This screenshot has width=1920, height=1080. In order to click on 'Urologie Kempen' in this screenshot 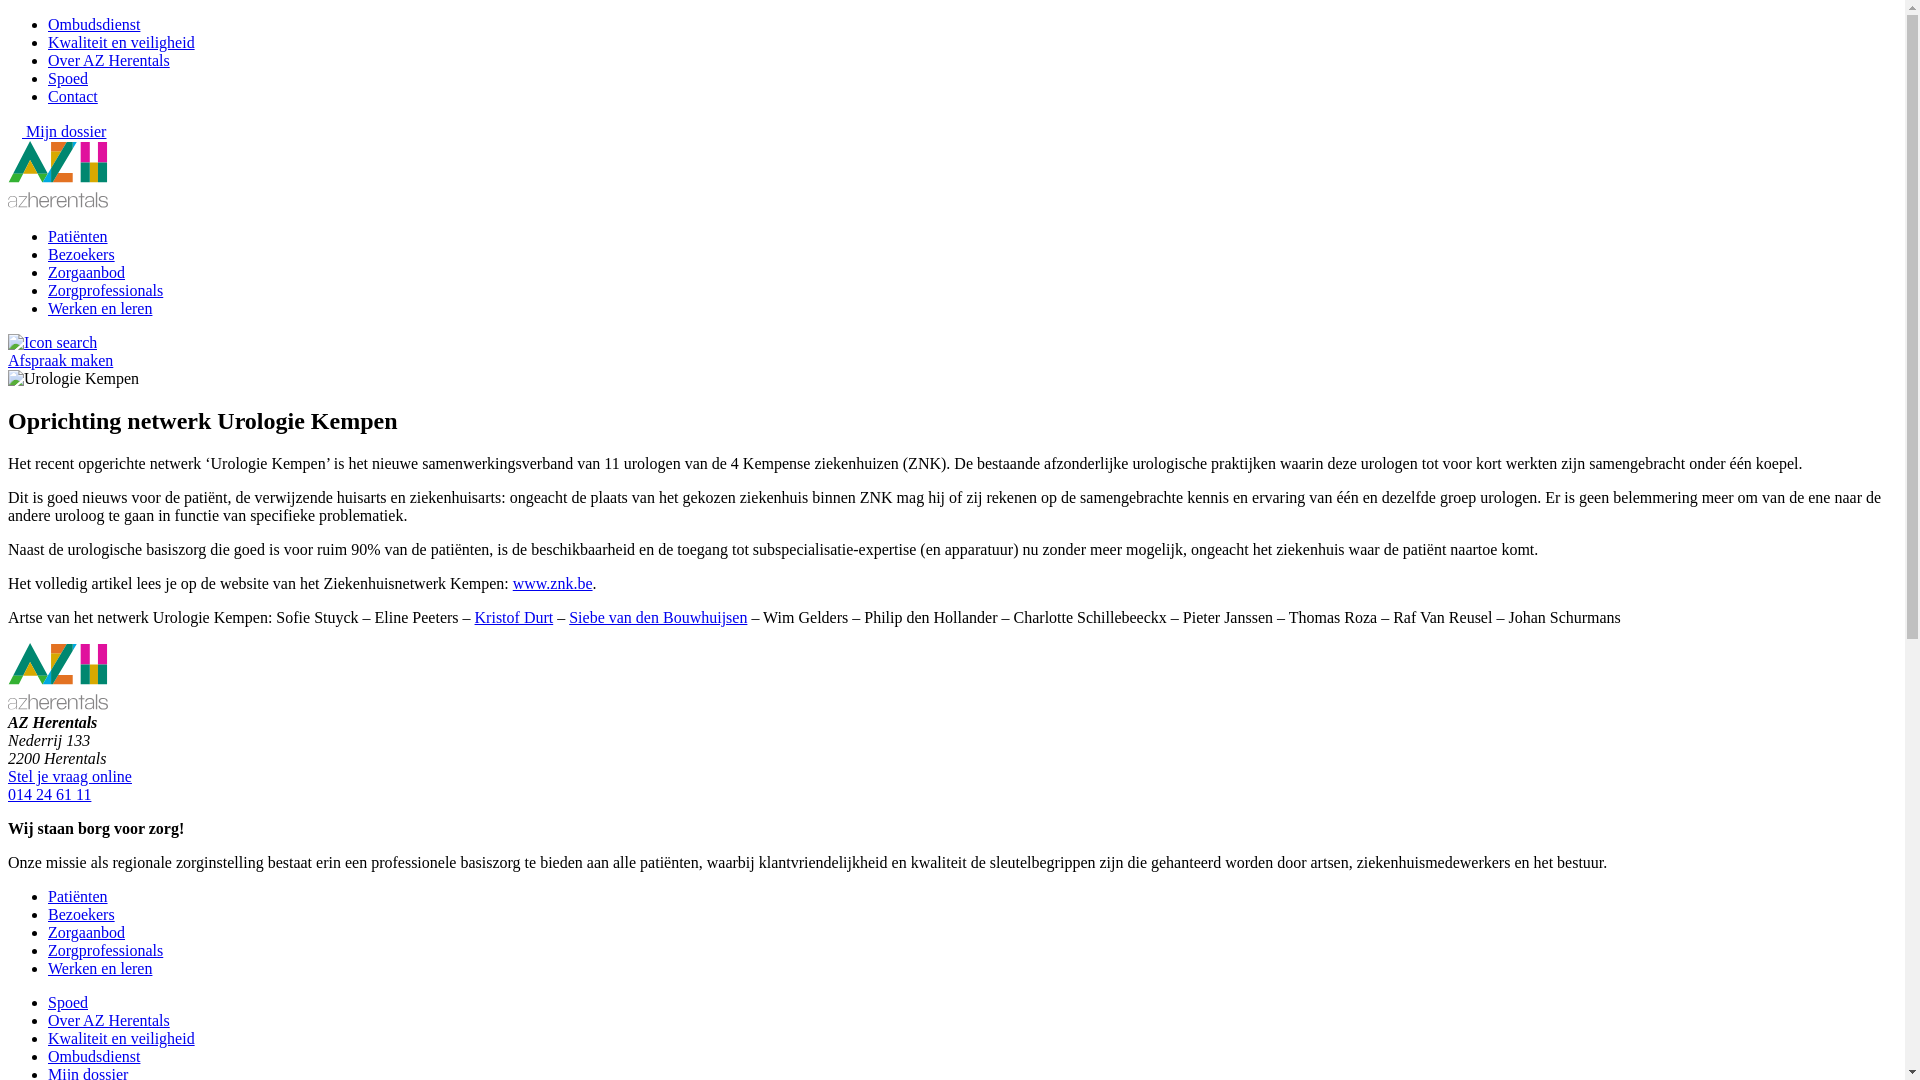, I will do `click(73, 378)`.